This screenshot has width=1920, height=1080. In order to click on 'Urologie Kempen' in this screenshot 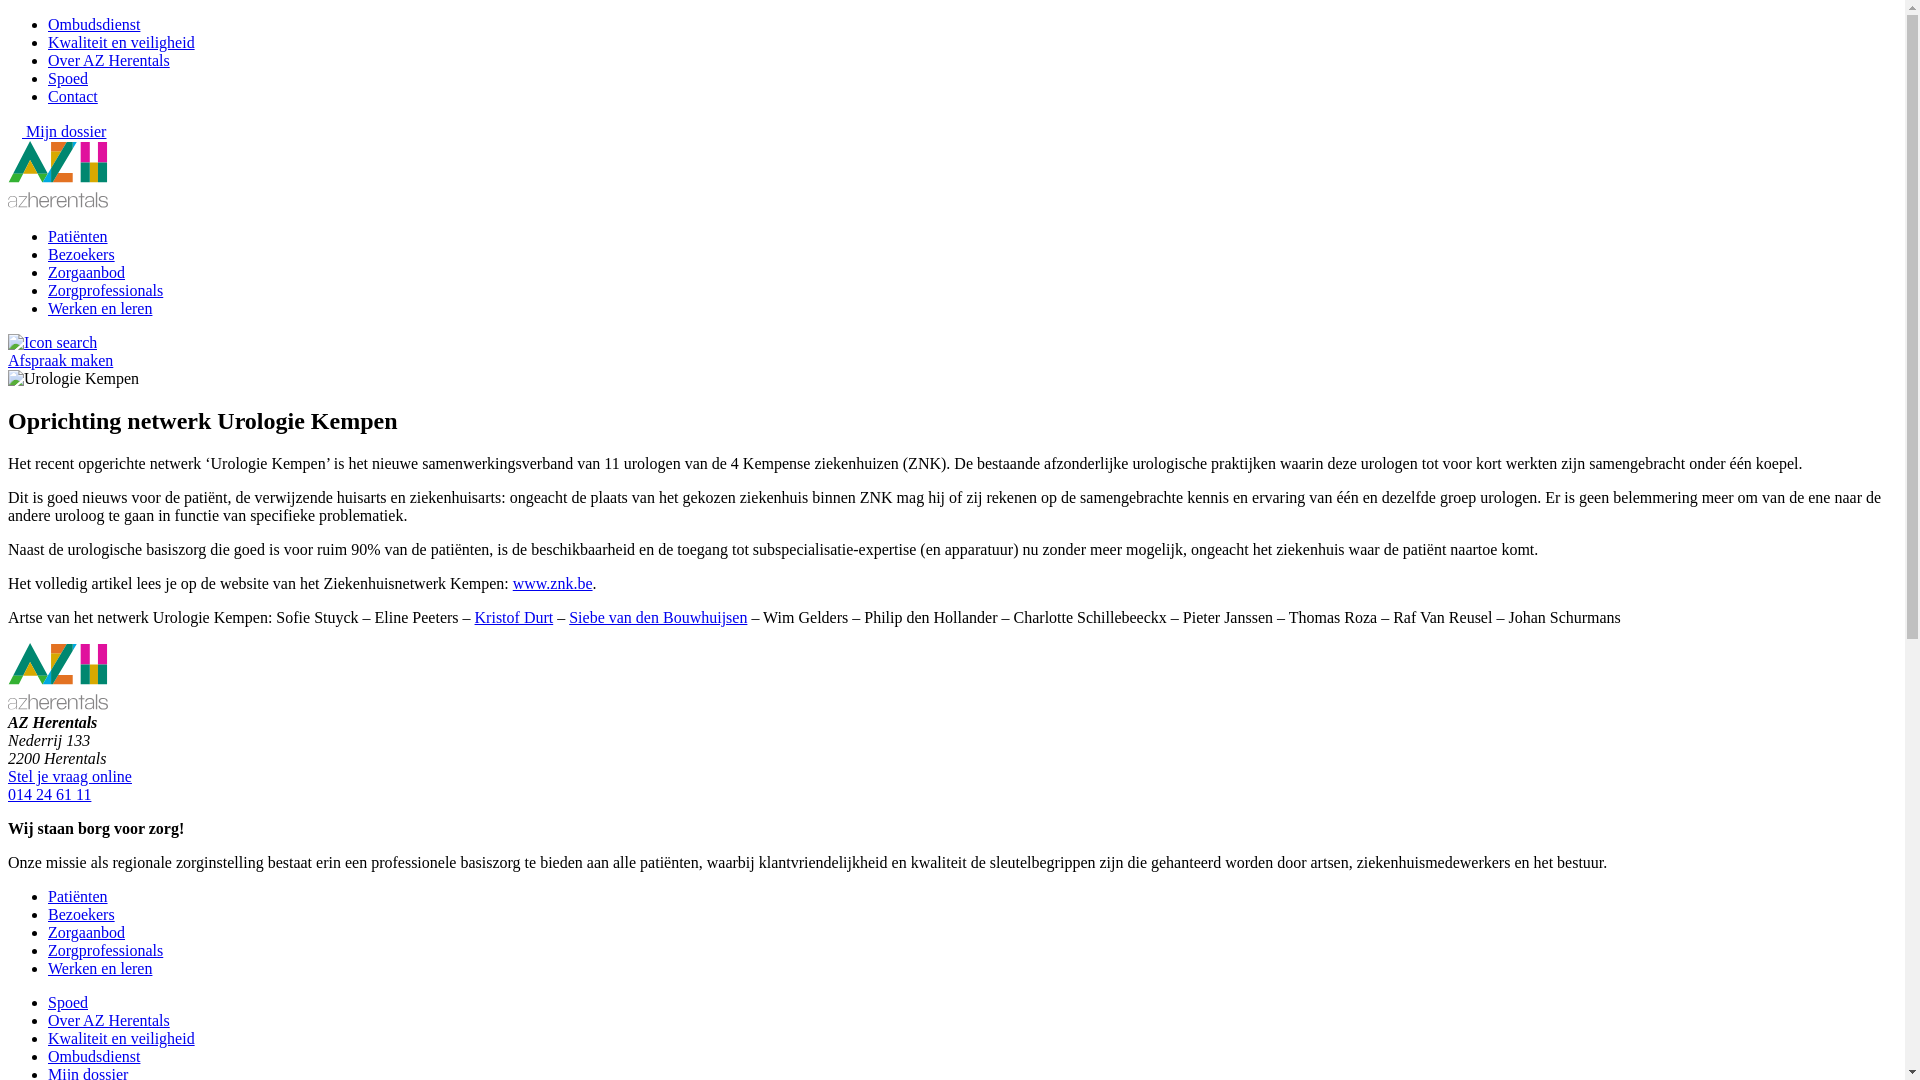, I will do `click(73, 378)`.